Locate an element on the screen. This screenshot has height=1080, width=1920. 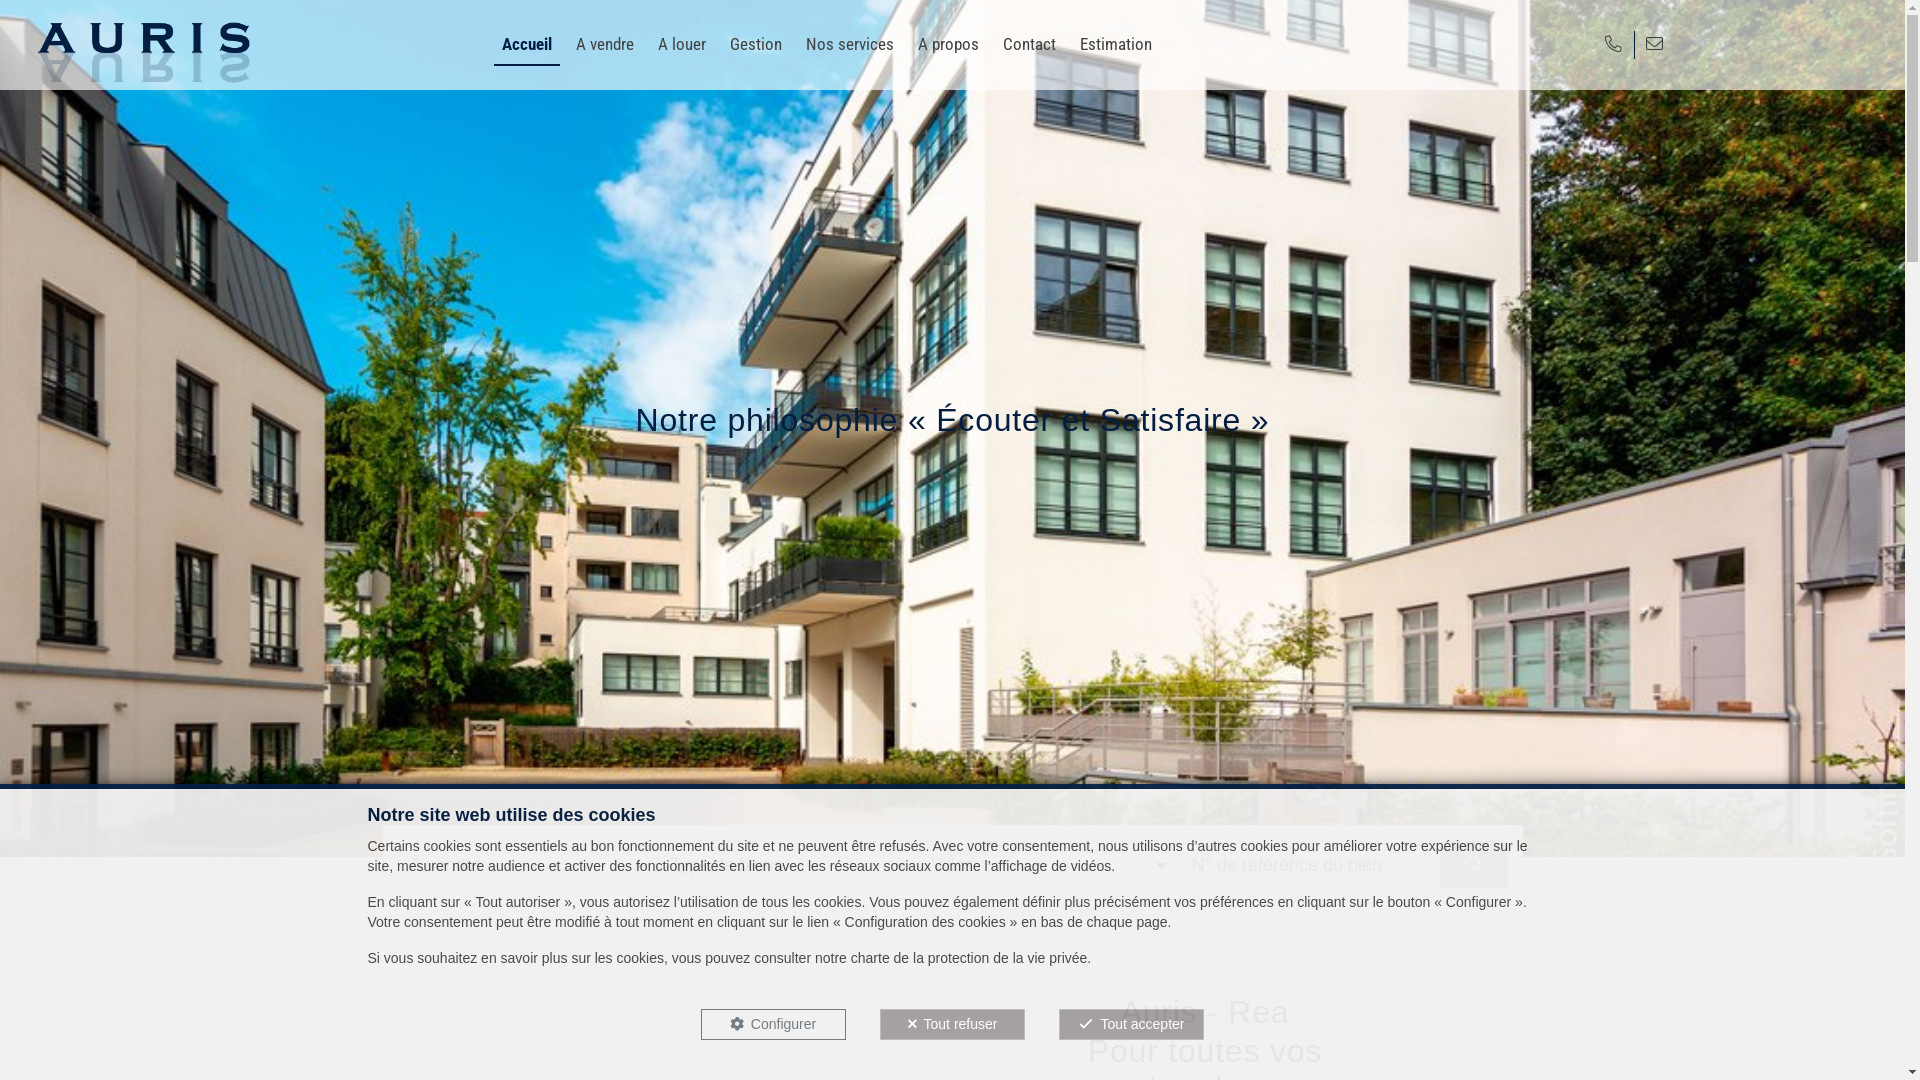
'Tout accepter' is located at coordinates (1131, 1024).